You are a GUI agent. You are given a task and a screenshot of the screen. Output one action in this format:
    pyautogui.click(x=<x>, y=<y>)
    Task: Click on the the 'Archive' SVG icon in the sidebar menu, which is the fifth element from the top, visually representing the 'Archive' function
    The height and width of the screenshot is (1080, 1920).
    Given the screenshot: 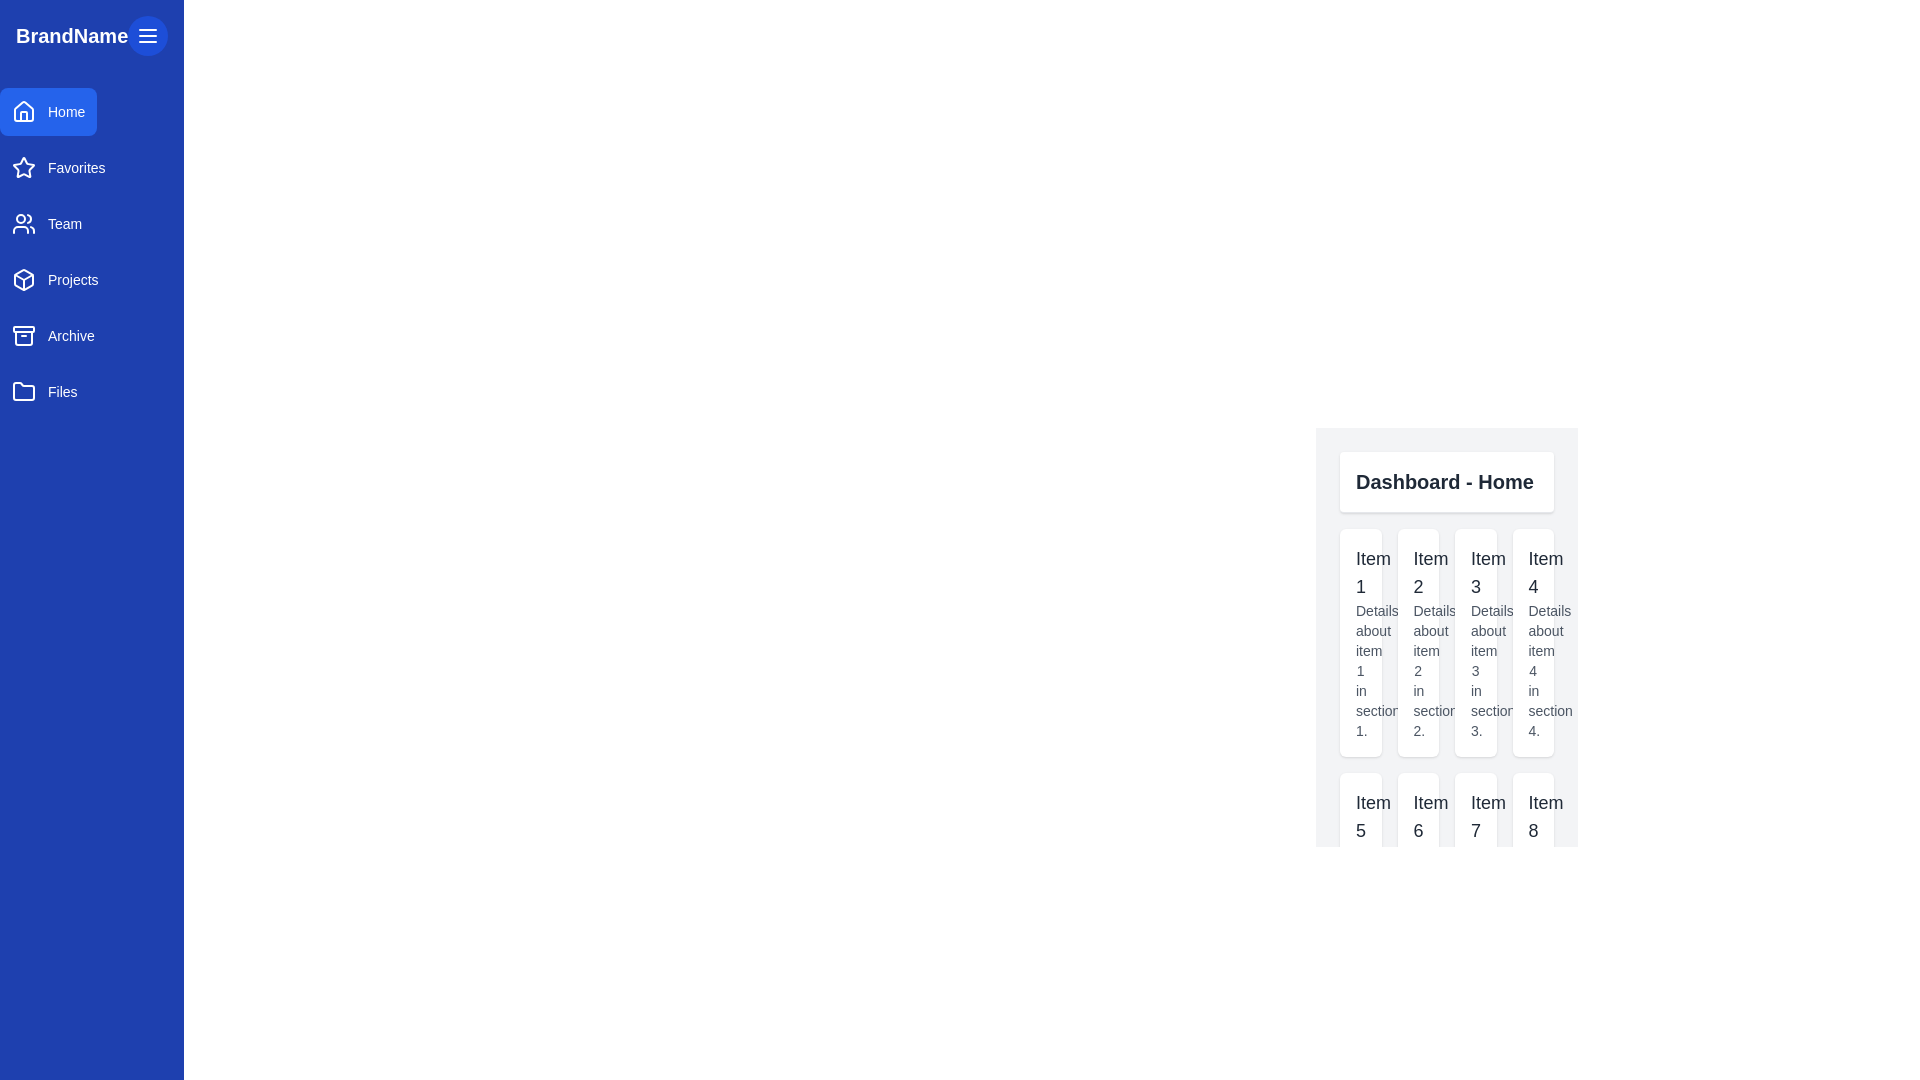 What is the action you would take?
    pyautogui.click(x=24, y=334)
    